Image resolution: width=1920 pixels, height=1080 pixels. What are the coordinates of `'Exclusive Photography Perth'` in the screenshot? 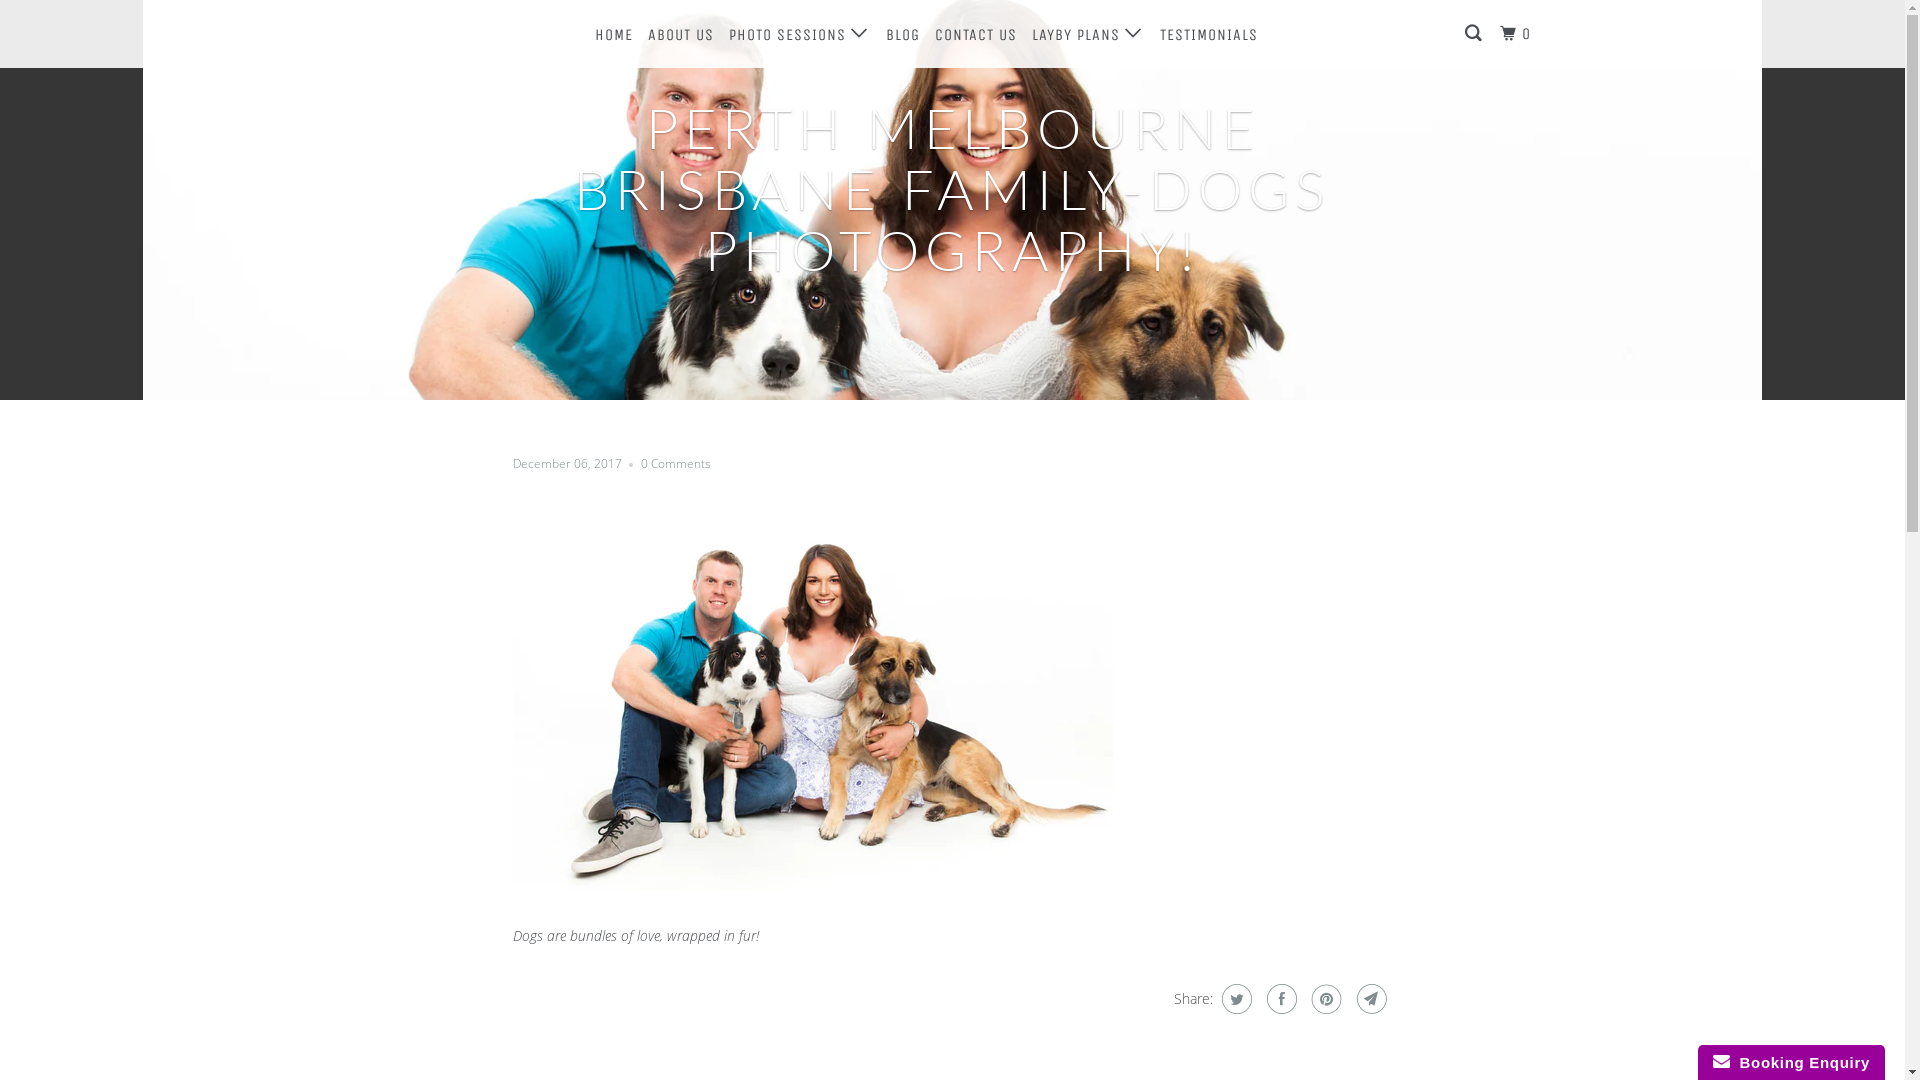 It's located at (463, 34).